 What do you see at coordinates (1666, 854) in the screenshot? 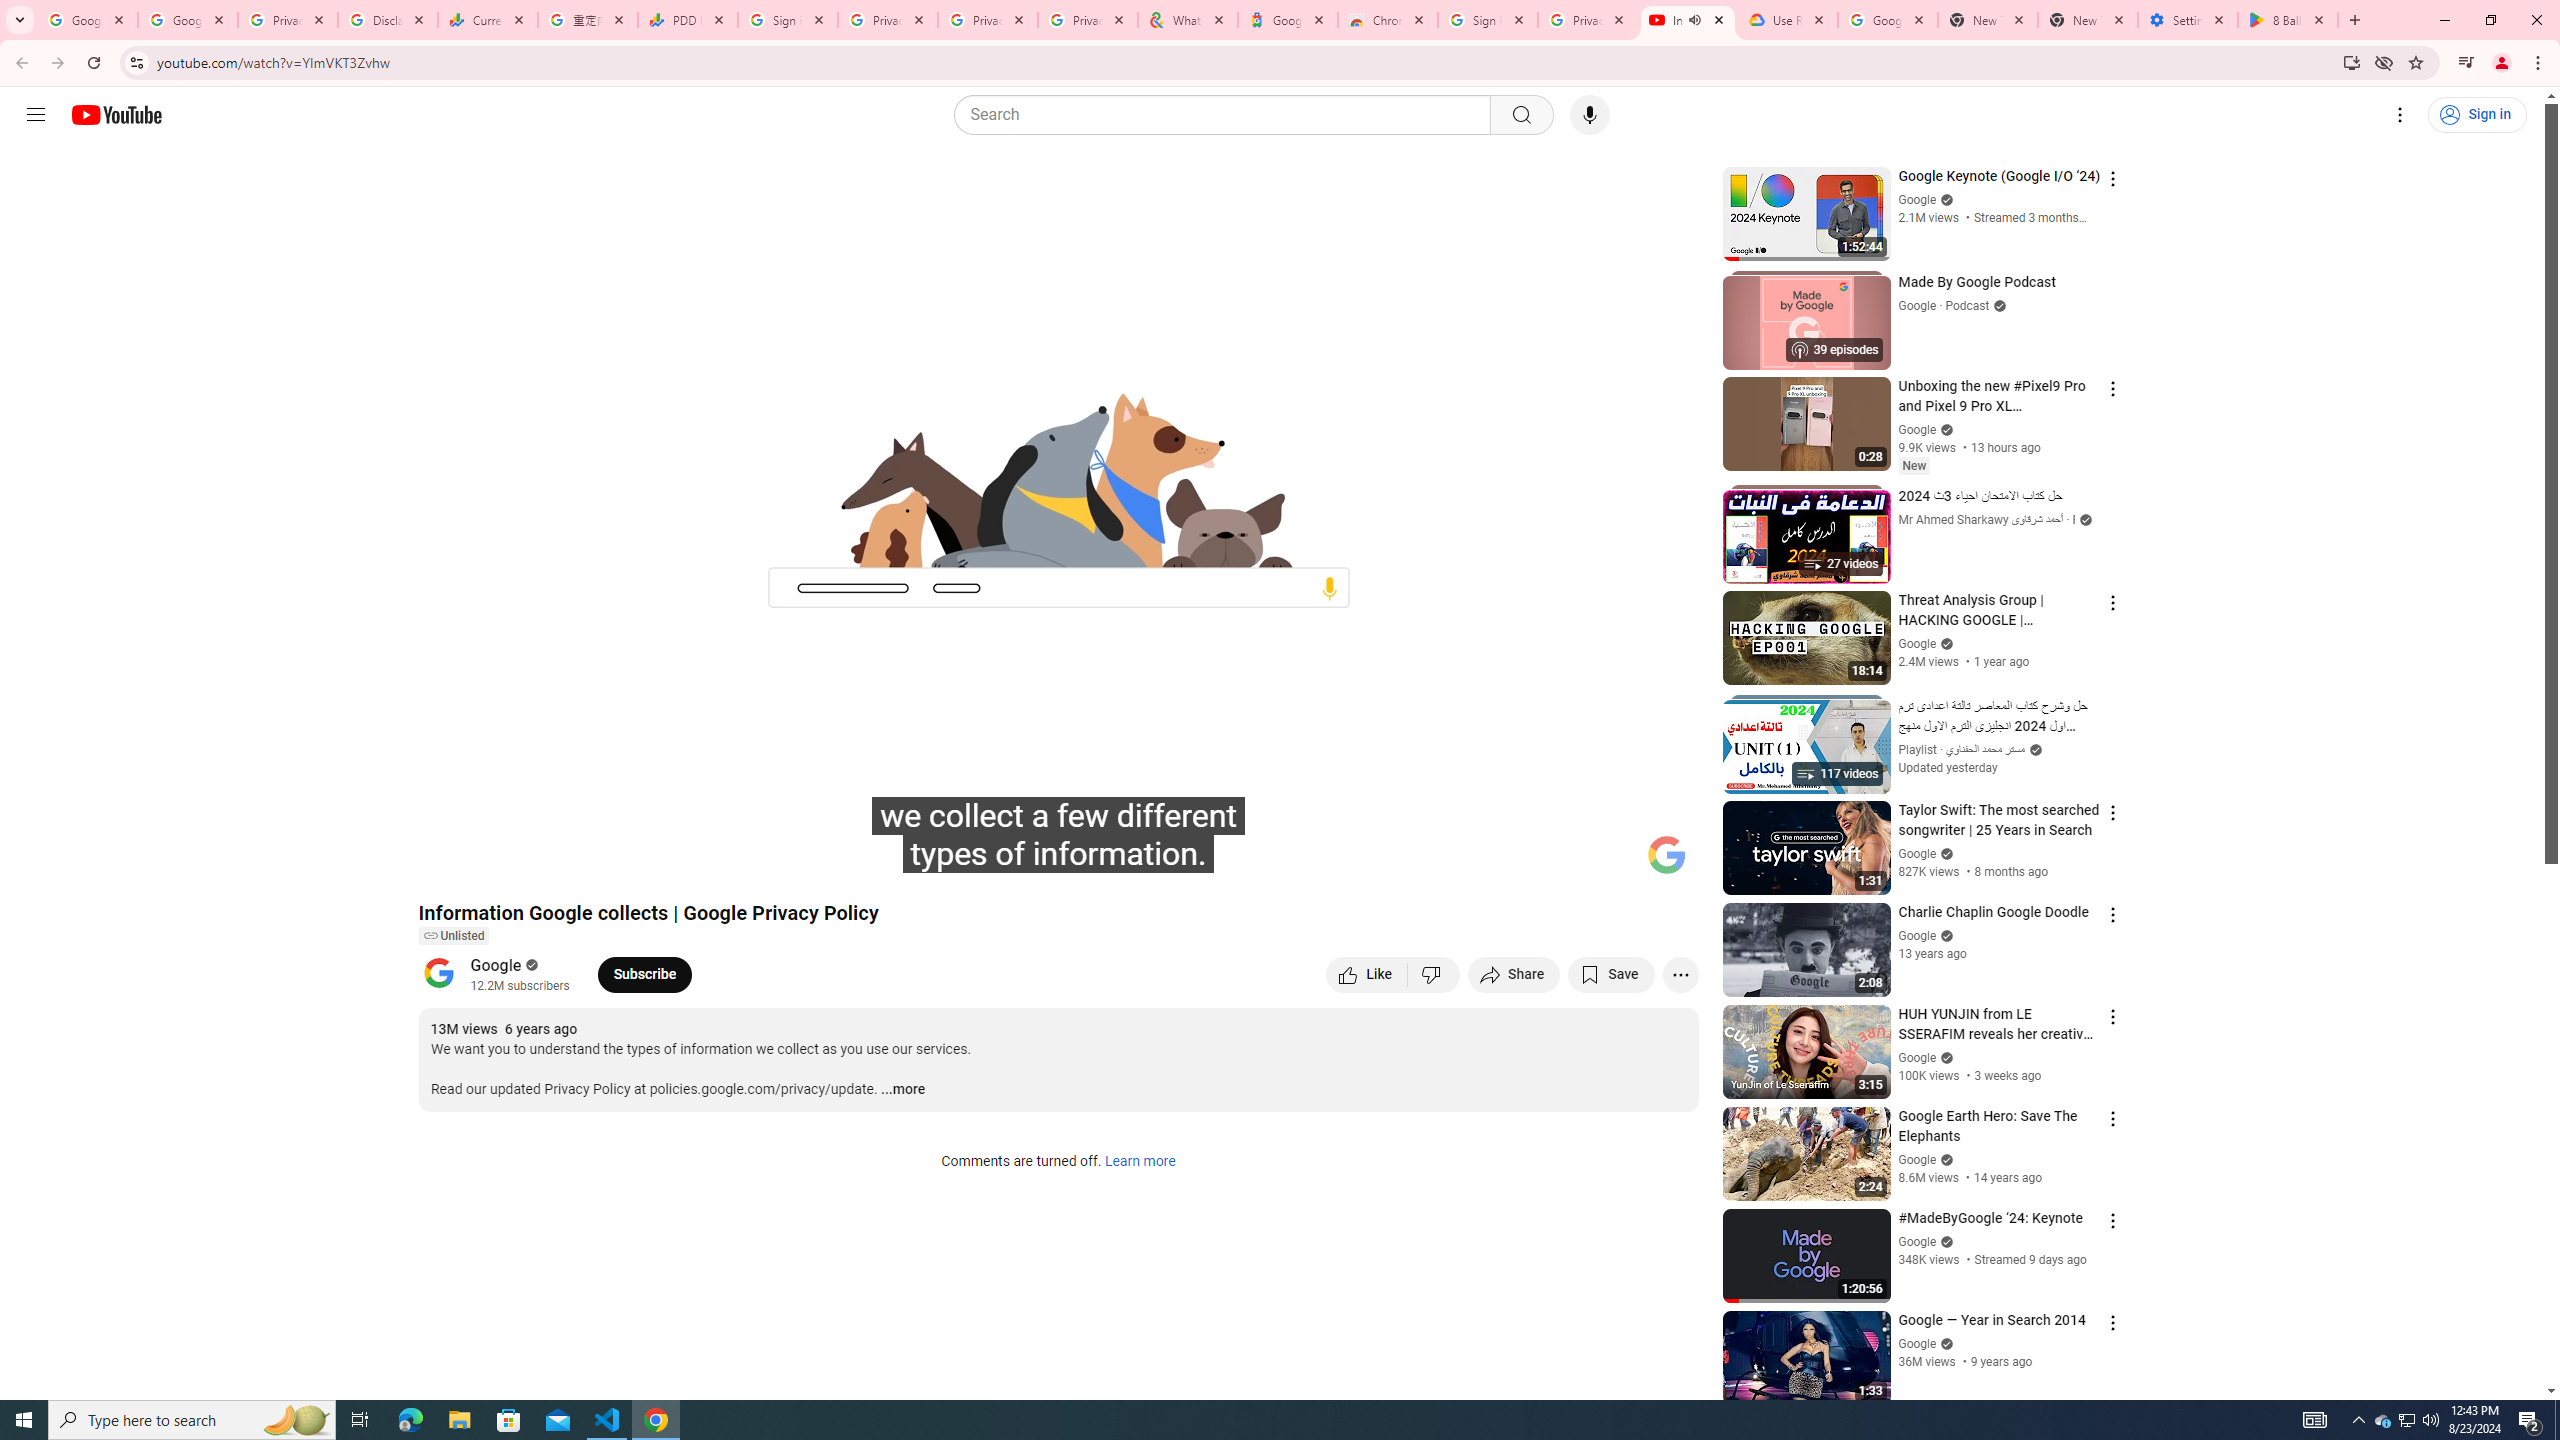
I see `'Channel watermark'` at bounding box center [1666, 854].